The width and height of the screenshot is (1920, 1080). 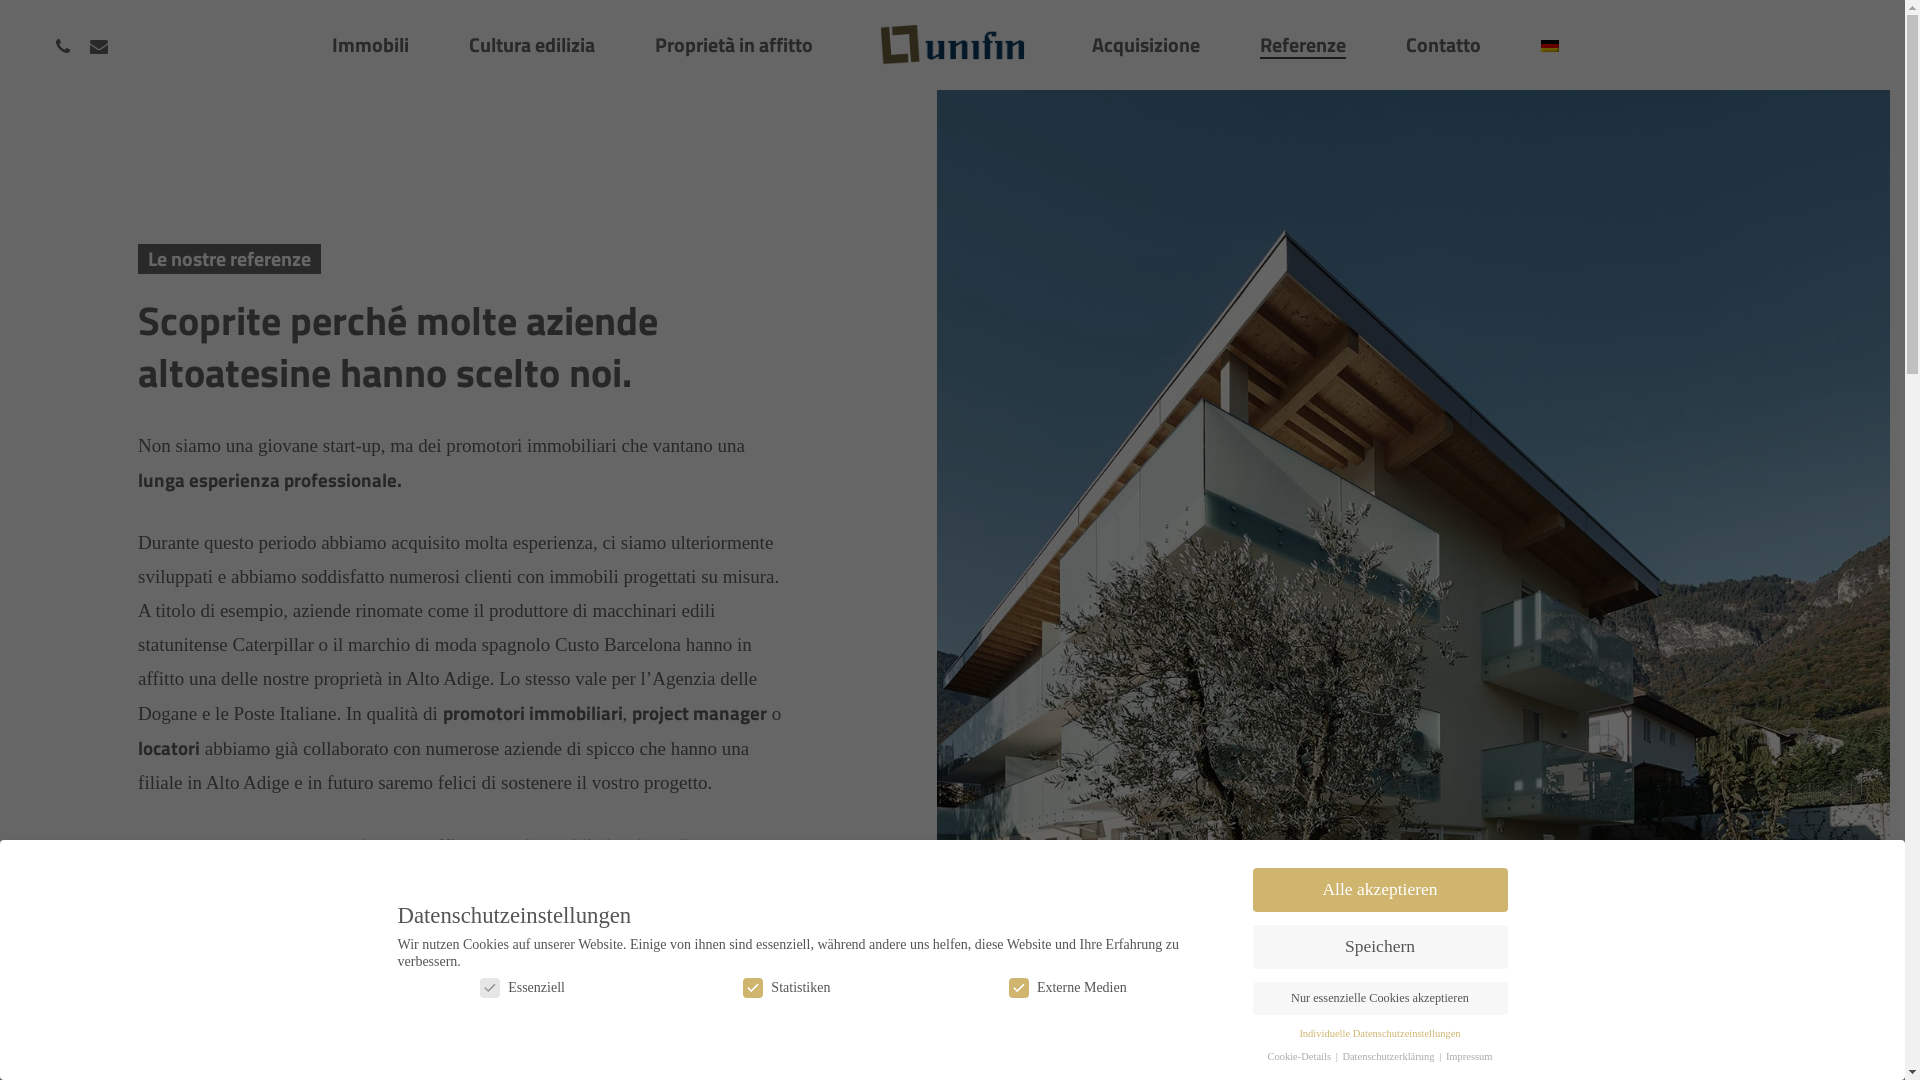 I want to click on 'Speichern', so click(x=1378, y=946).